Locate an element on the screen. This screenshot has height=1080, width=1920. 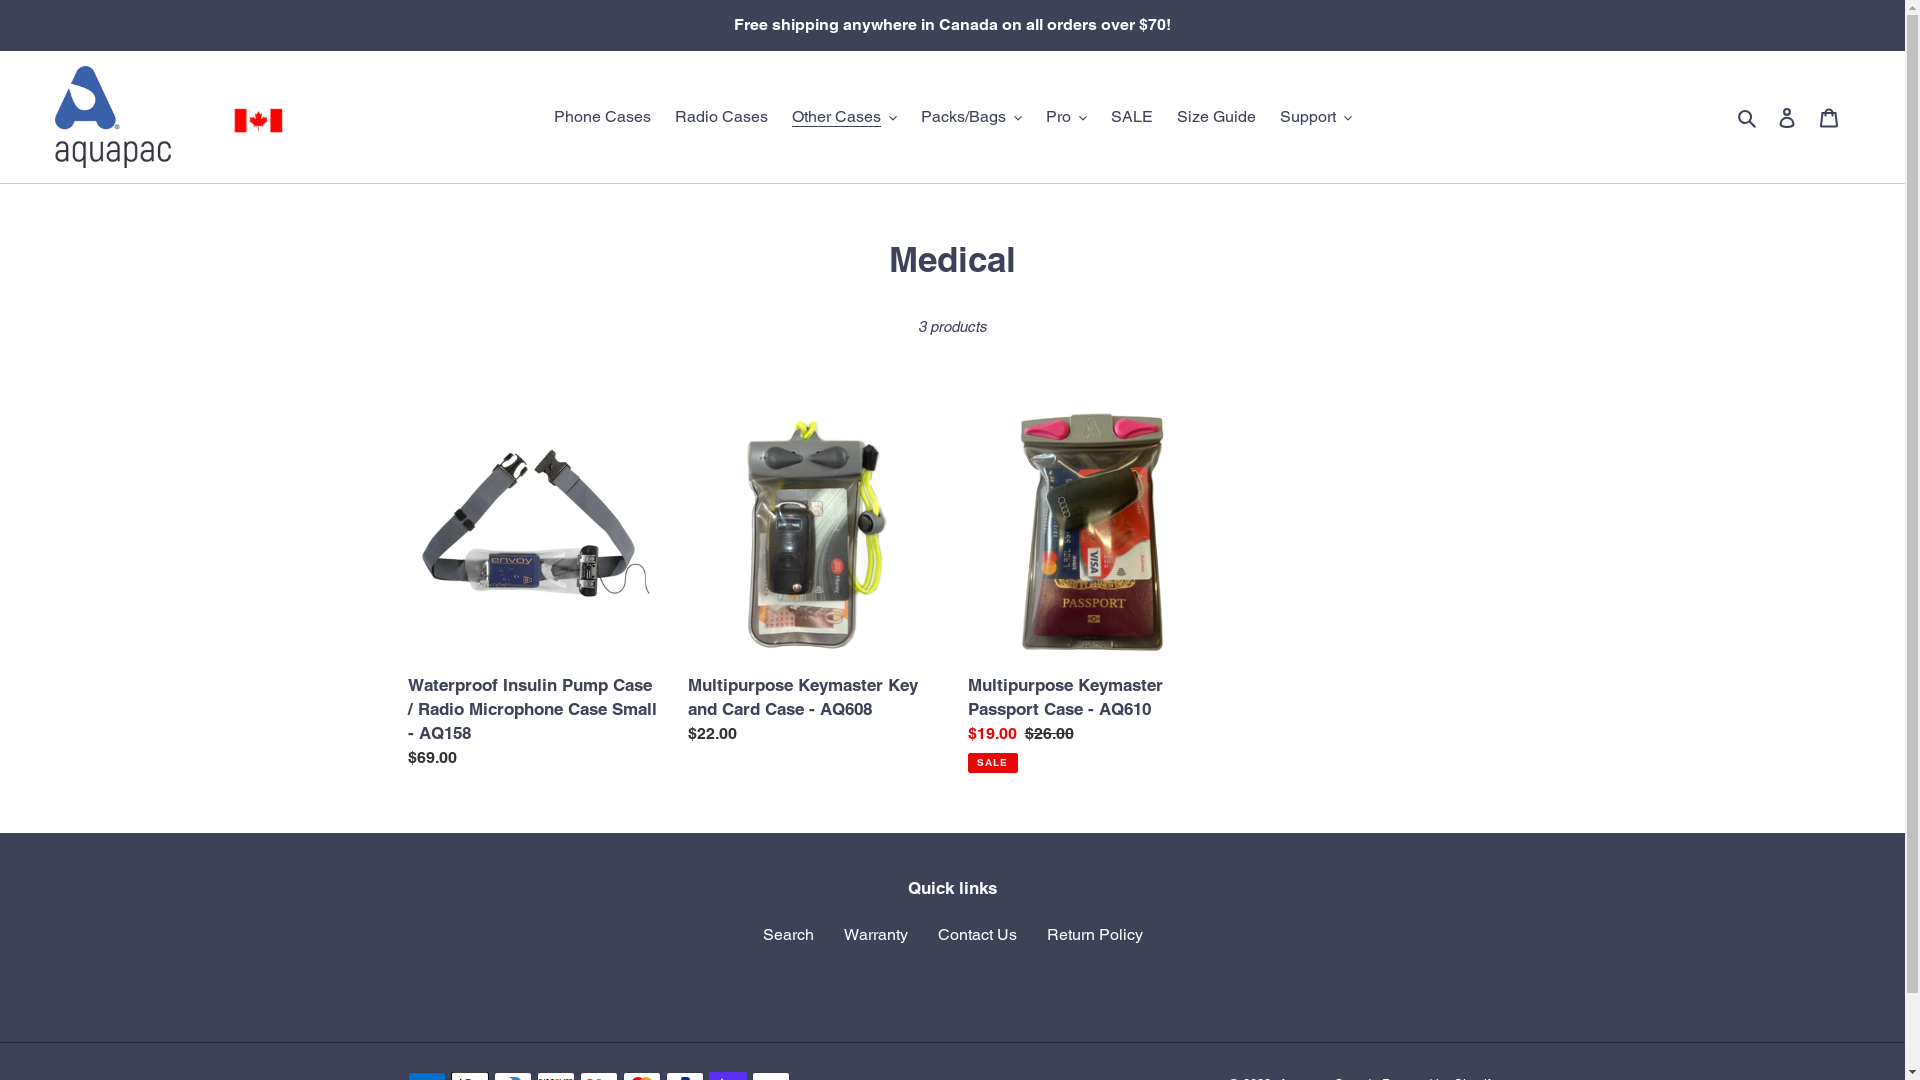
'Search' is located at coordinates (786, 934).